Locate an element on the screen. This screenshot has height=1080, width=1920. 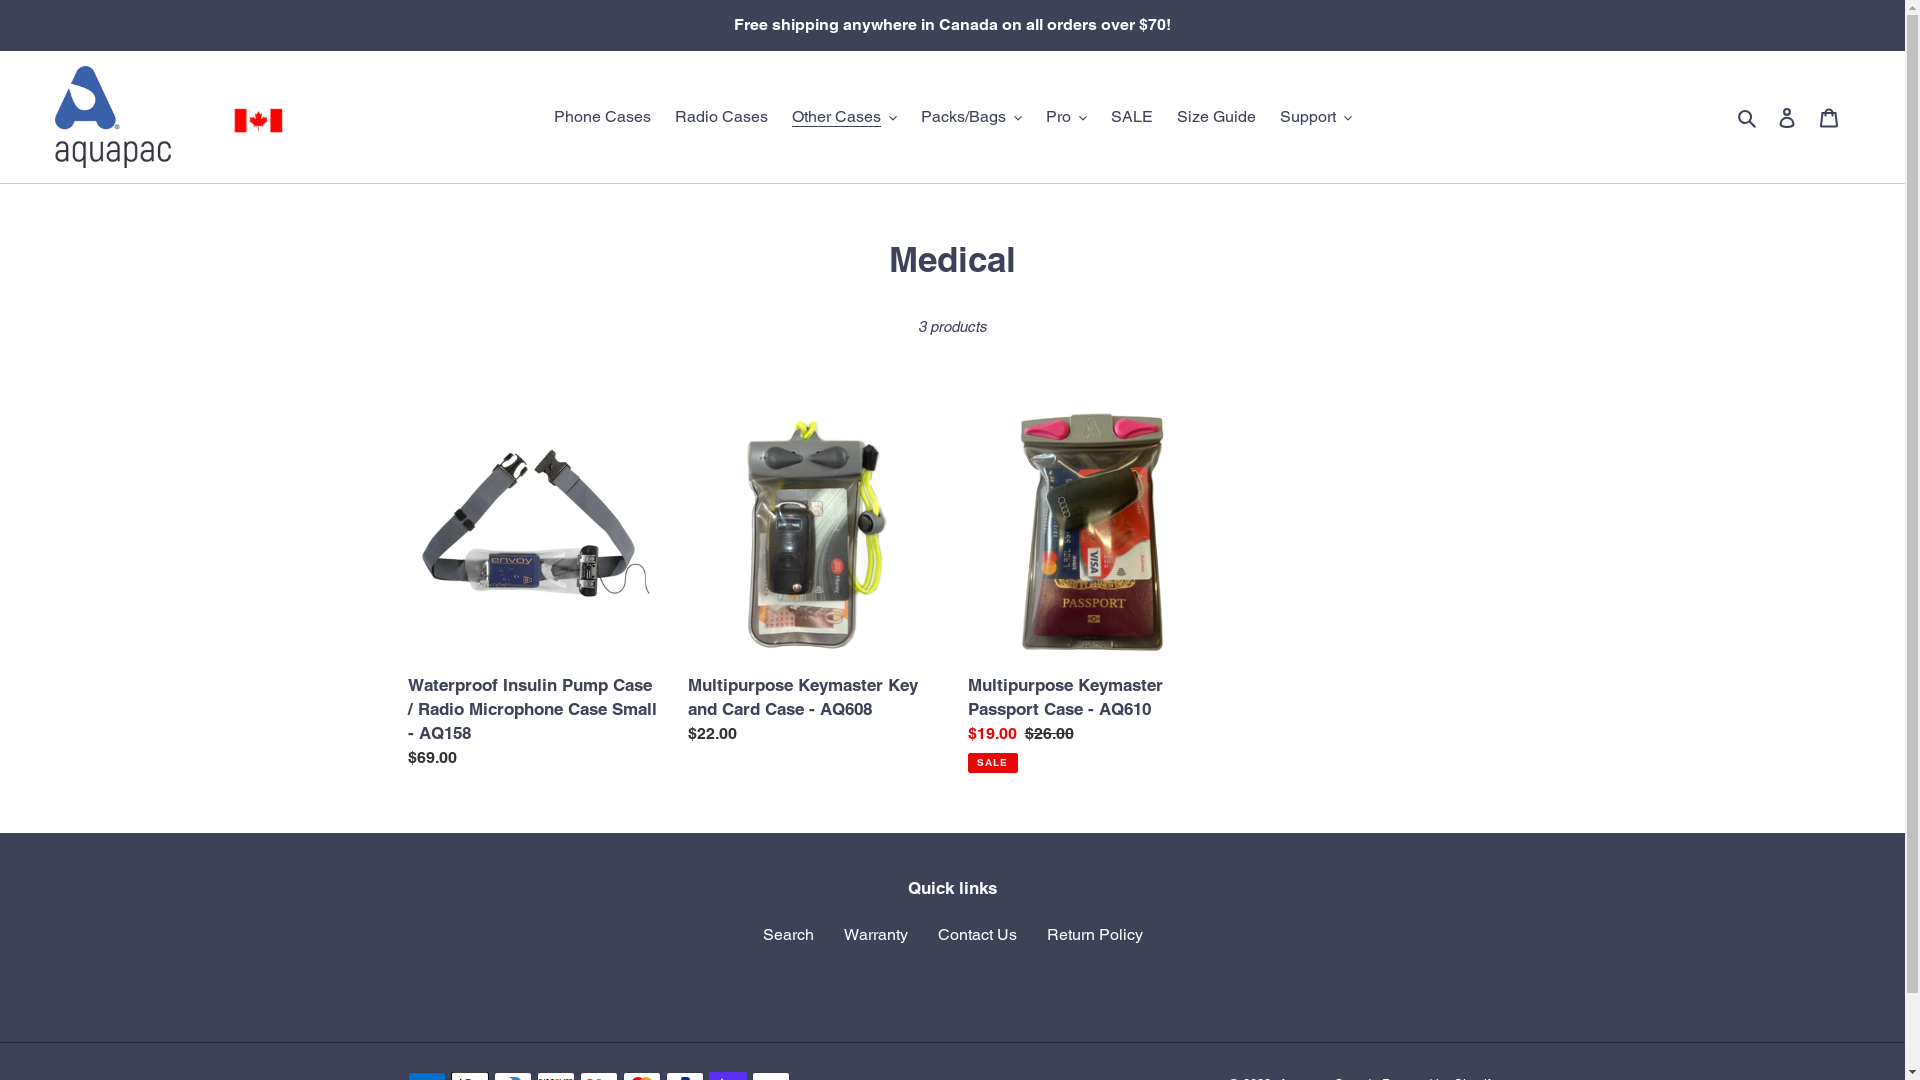
'Search' is located at coordinates (786, 934).